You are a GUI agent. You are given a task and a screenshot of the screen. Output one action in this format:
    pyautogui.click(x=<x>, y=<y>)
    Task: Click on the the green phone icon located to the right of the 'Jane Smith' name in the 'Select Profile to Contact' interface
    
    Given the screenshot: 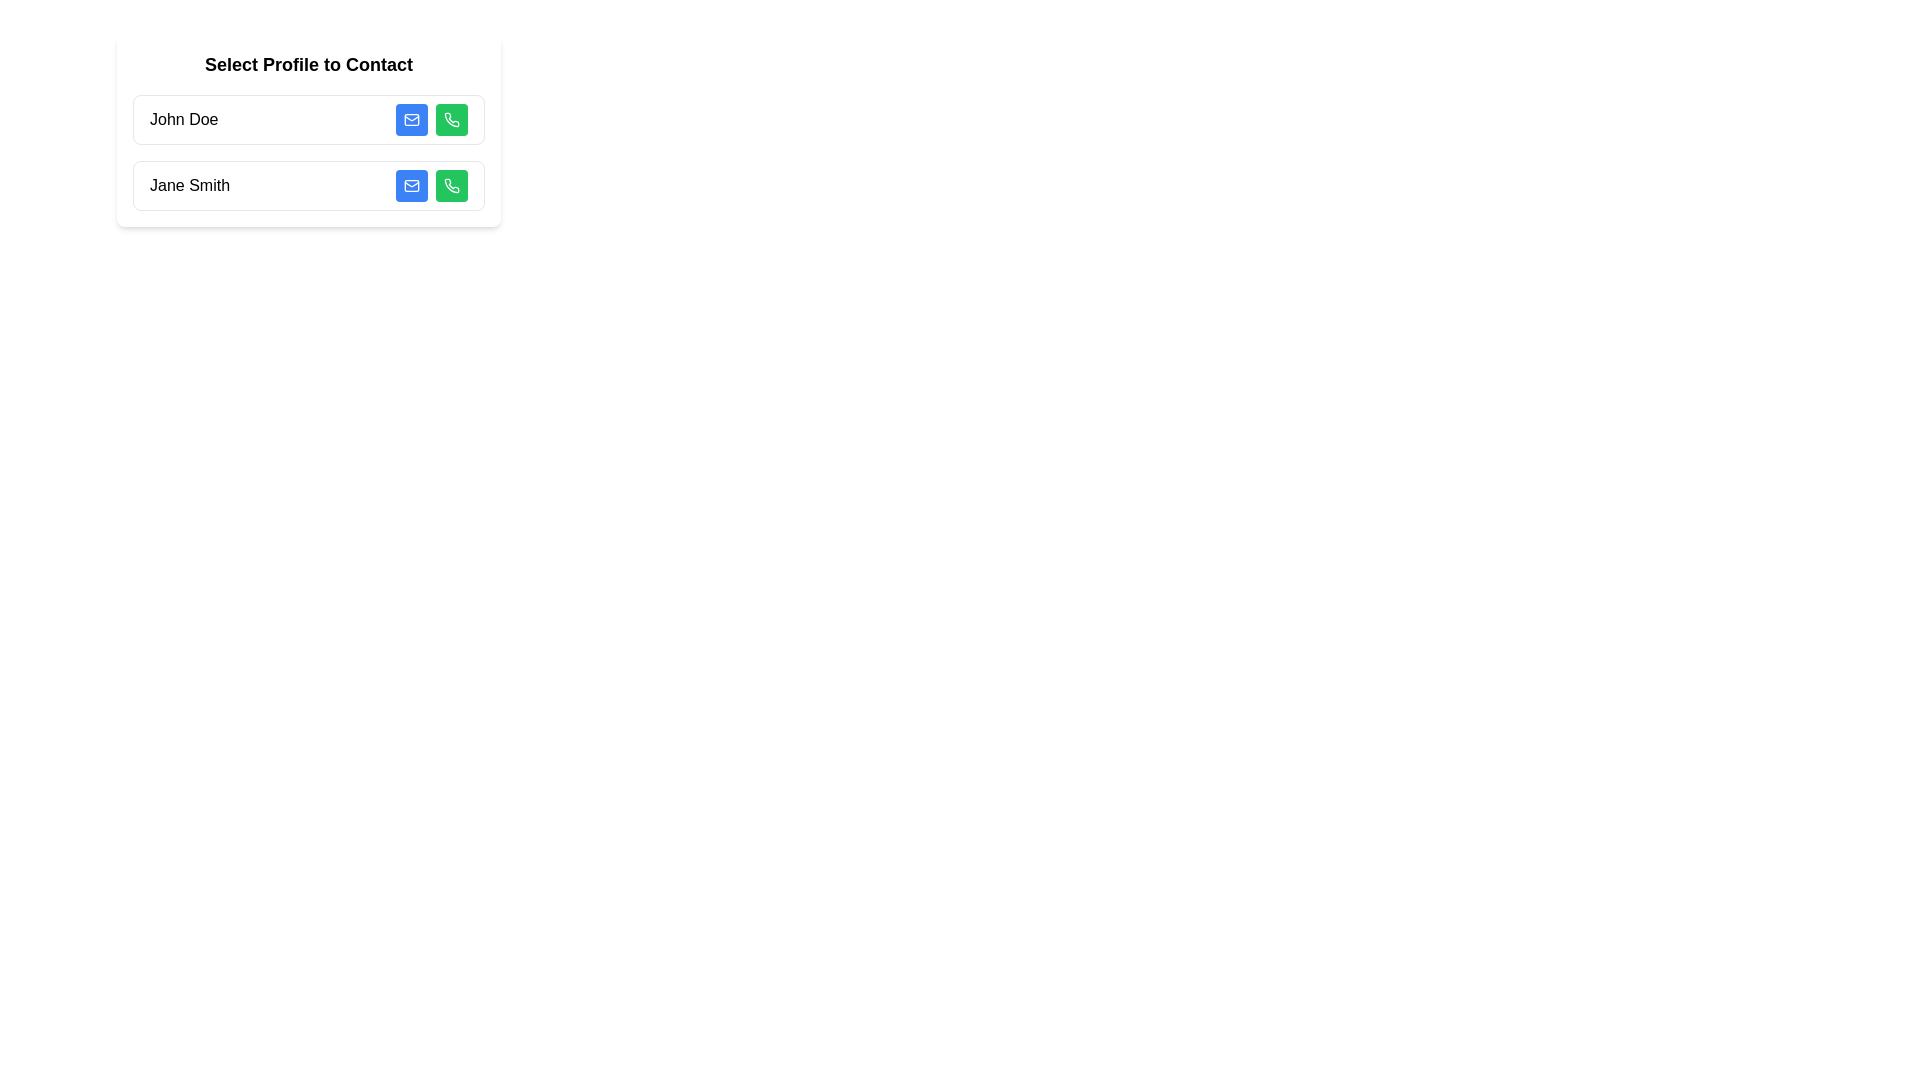 What is the action you would take?
    pyautogui.click(x=450, y=119)
    